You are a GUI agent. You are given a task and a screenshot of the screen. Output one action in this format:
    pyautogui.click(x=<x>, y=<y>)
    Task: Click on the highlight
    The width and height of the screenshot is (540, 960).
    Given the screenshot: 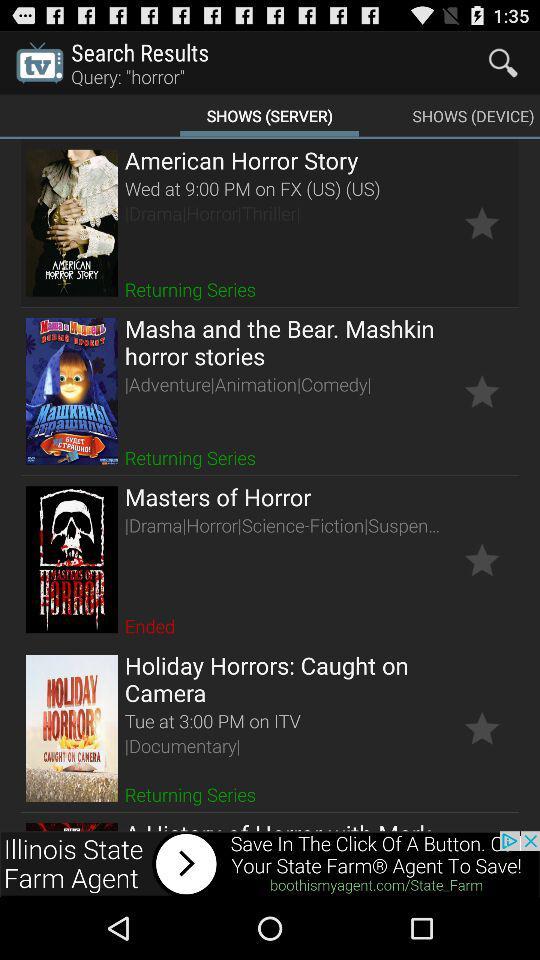 What is the action you would take?
    pyautogui.click(x=481, y=727)
    